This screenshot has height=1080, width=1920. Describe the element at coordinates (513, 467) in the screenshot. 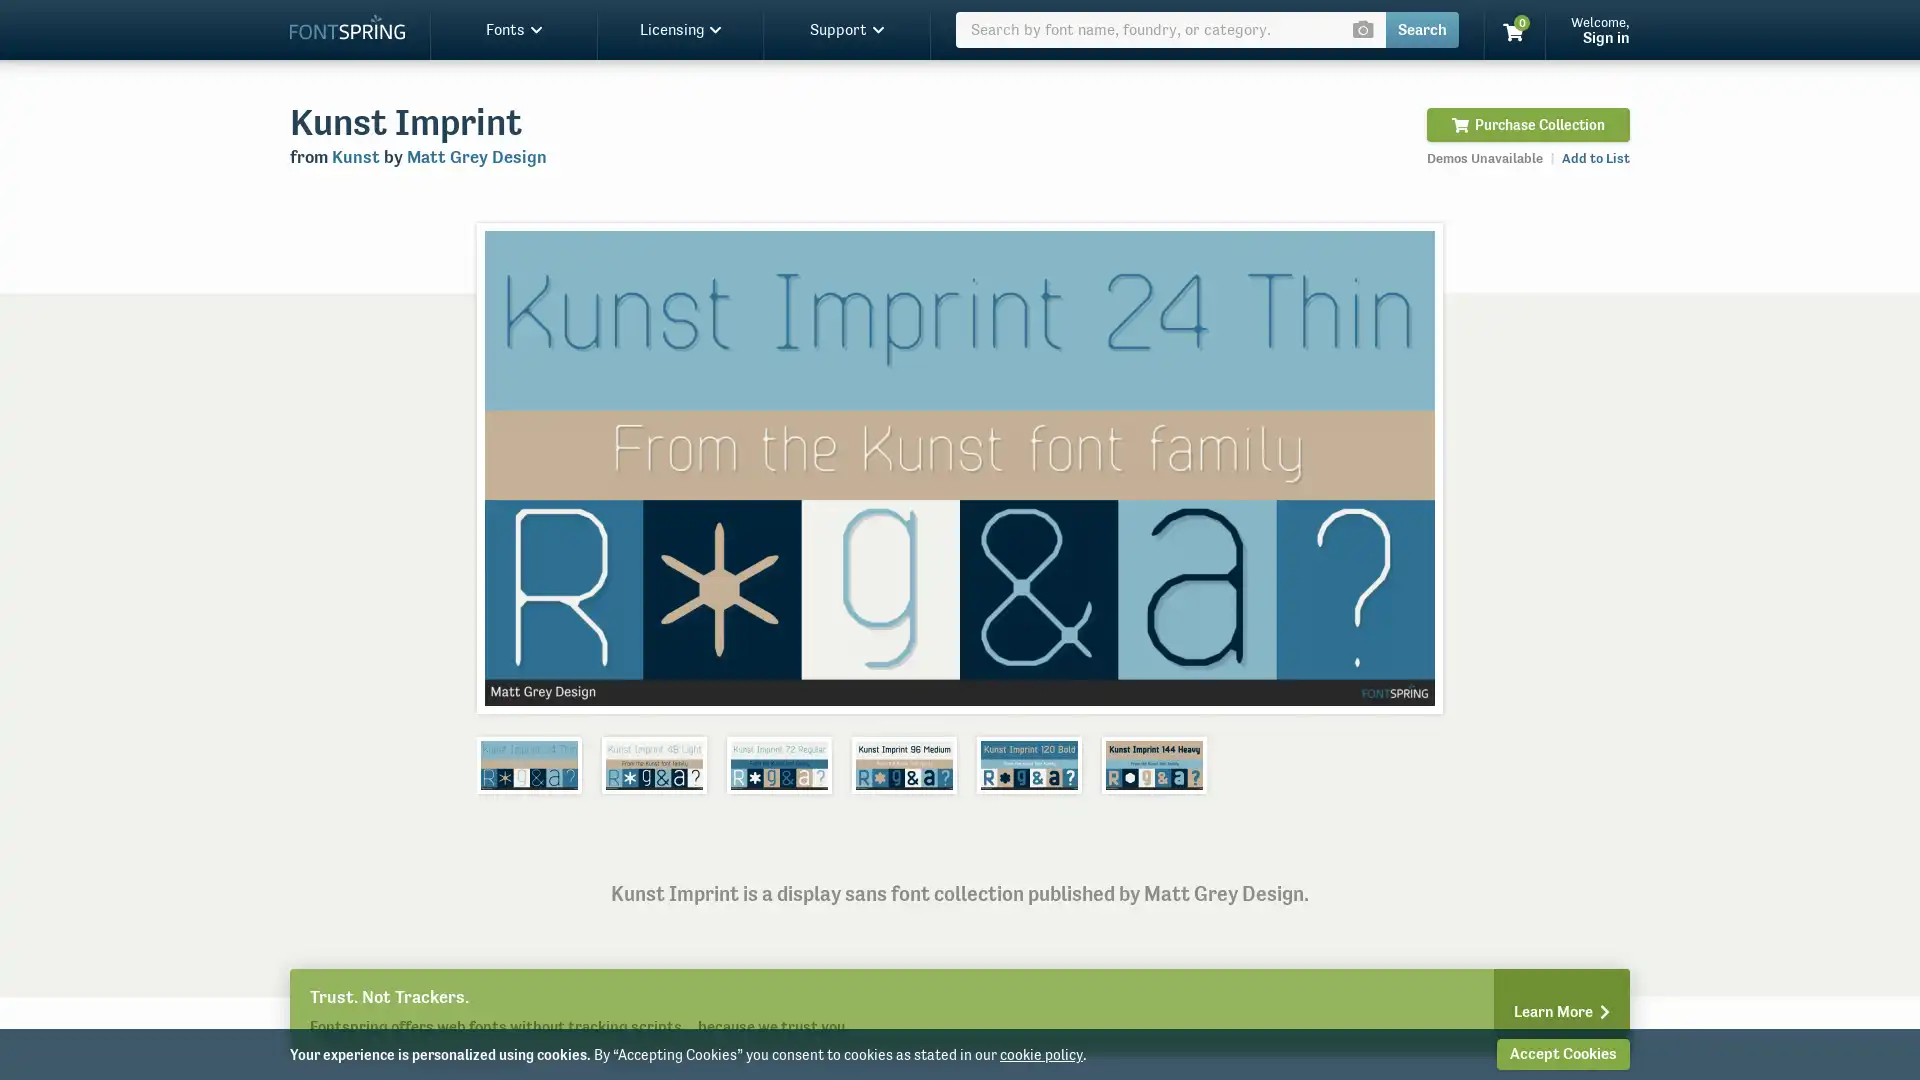

I see `Previous slide` at that location.